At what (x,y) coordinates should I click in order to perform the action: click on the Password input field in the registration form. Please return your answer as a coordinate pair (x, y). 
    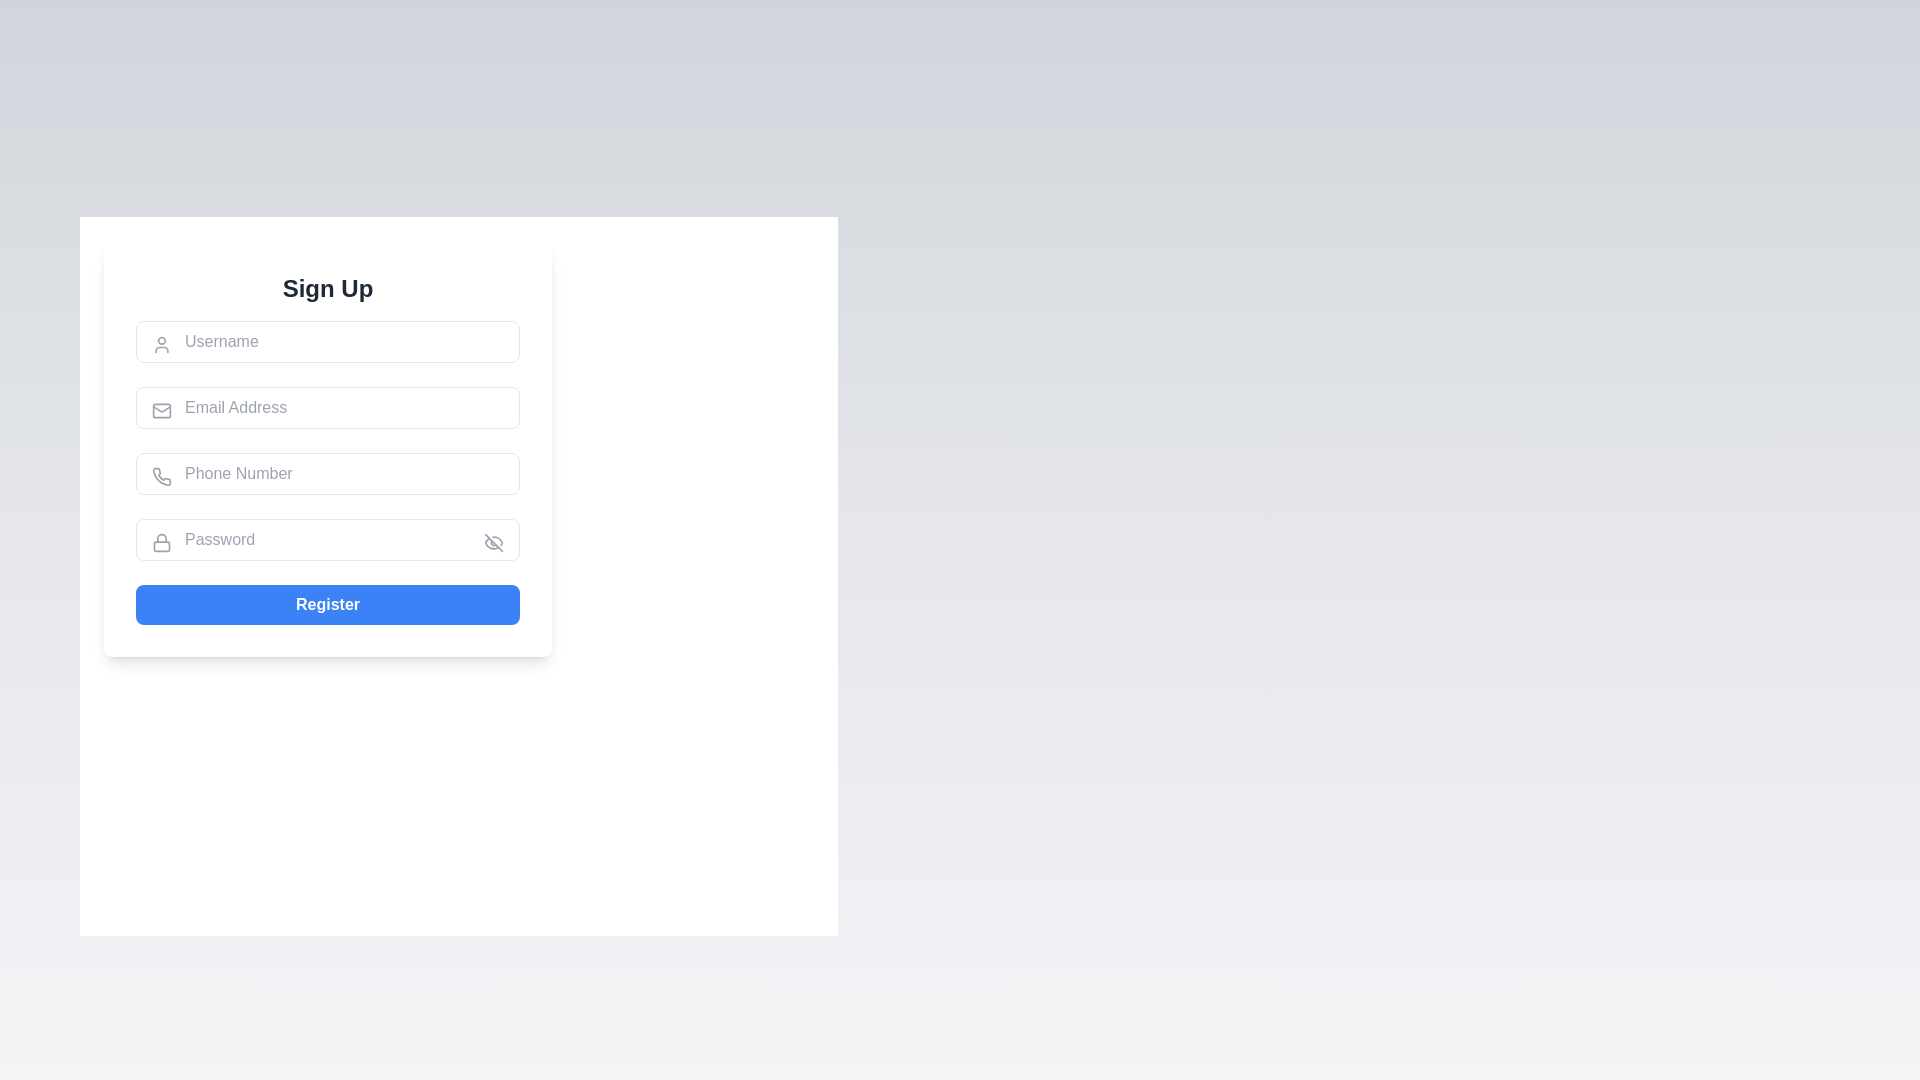
    Looking at the image, I should click on (327, 540).